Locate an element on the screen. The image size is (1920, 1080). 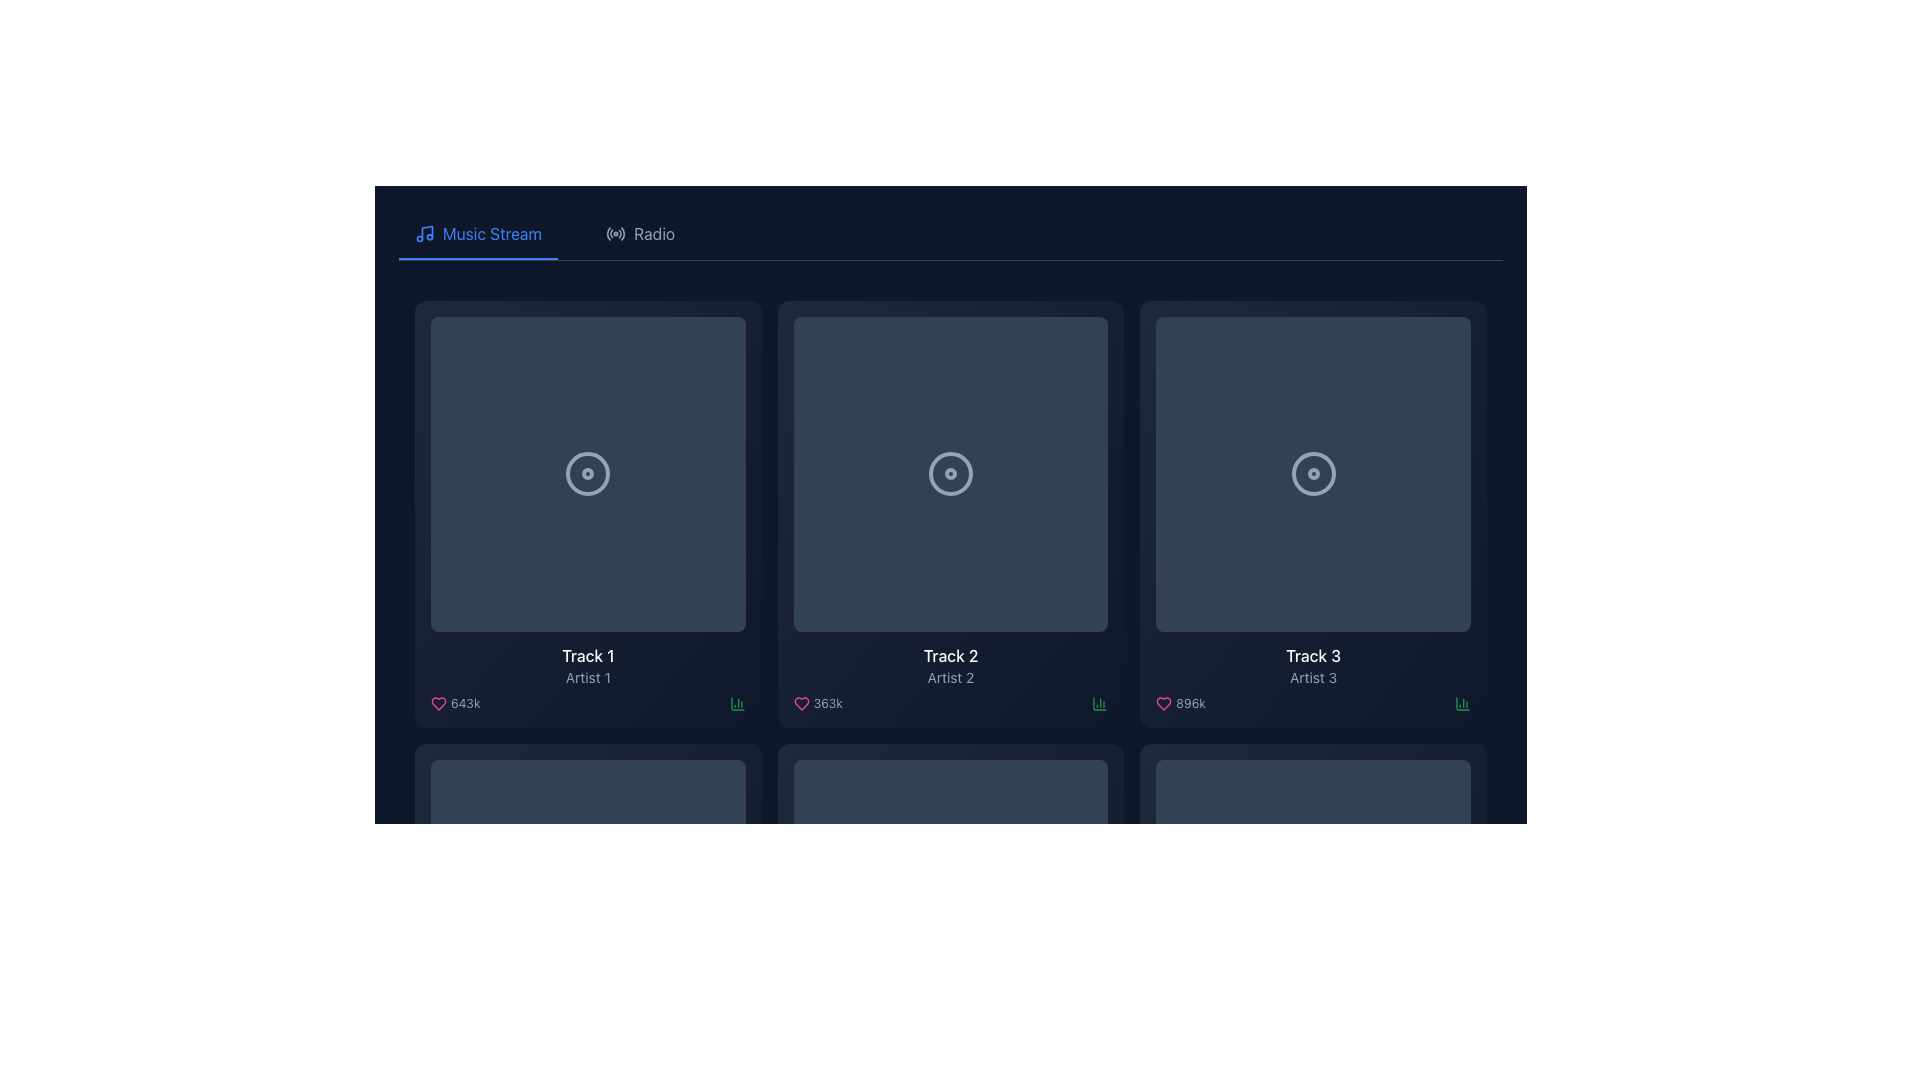
the square tile with a dark background and rounded corners that contains concentric circles, located in the card labeled 'Track 3' and 'Artist 3' is located at coordinates (1313, 474).